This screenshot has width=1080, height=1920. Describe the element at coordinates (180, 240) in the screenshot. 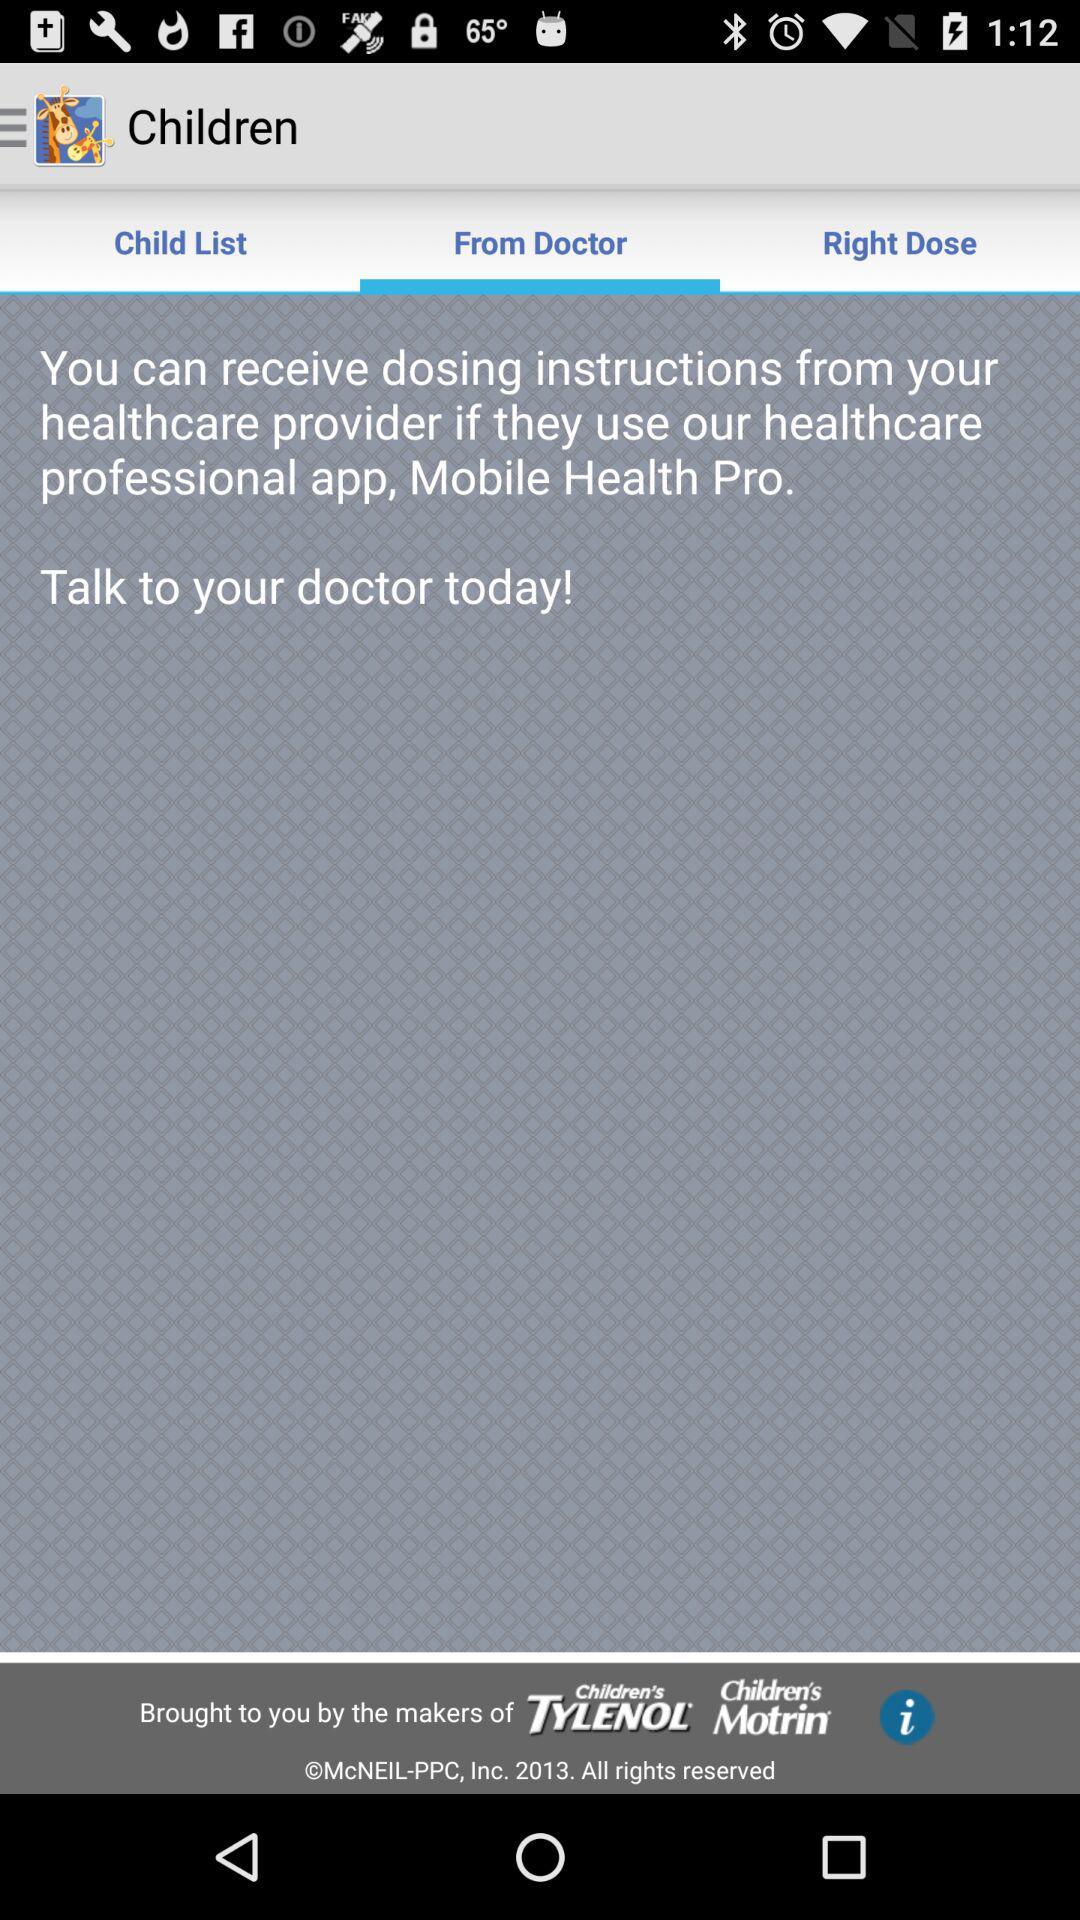

I see `the child list icon` at that location.